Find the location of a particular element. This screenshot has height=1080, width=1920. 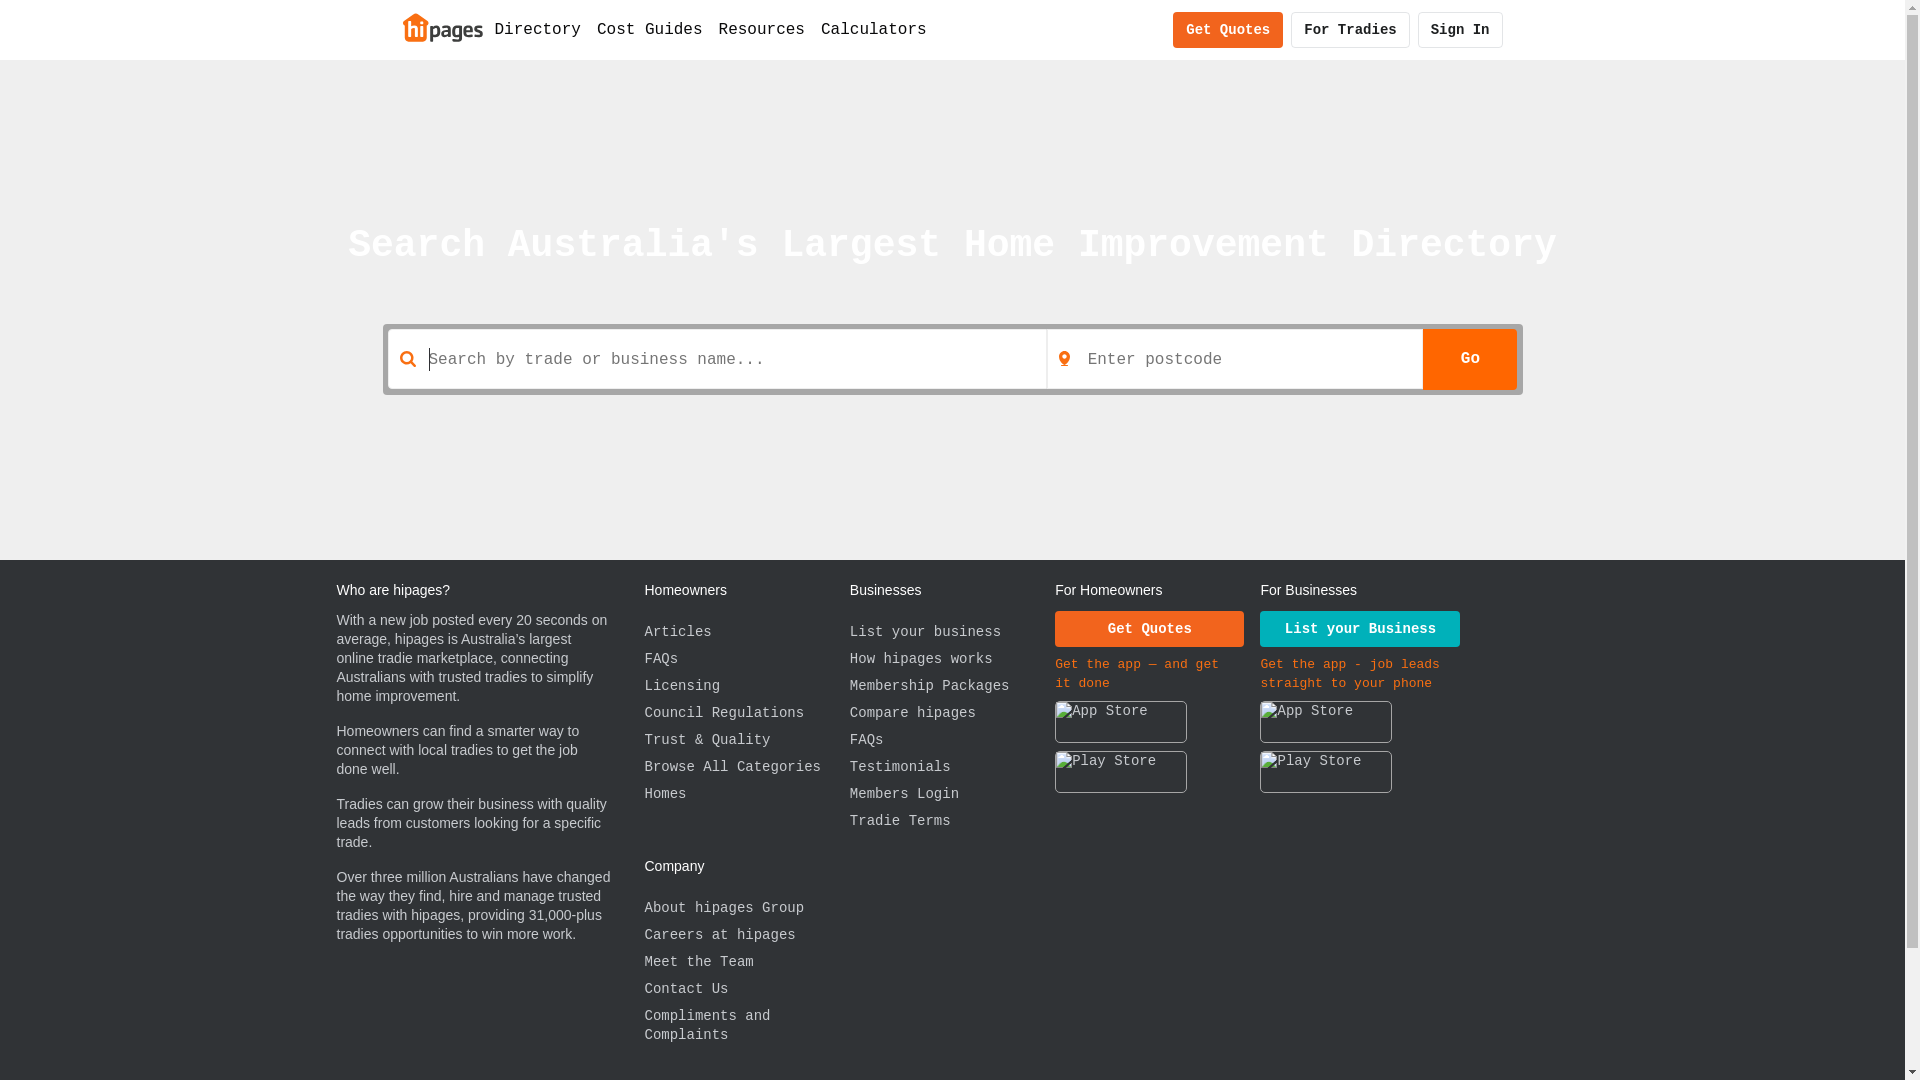

'Download the hipages app on the App Store' is located at coordinates (1325, 725).